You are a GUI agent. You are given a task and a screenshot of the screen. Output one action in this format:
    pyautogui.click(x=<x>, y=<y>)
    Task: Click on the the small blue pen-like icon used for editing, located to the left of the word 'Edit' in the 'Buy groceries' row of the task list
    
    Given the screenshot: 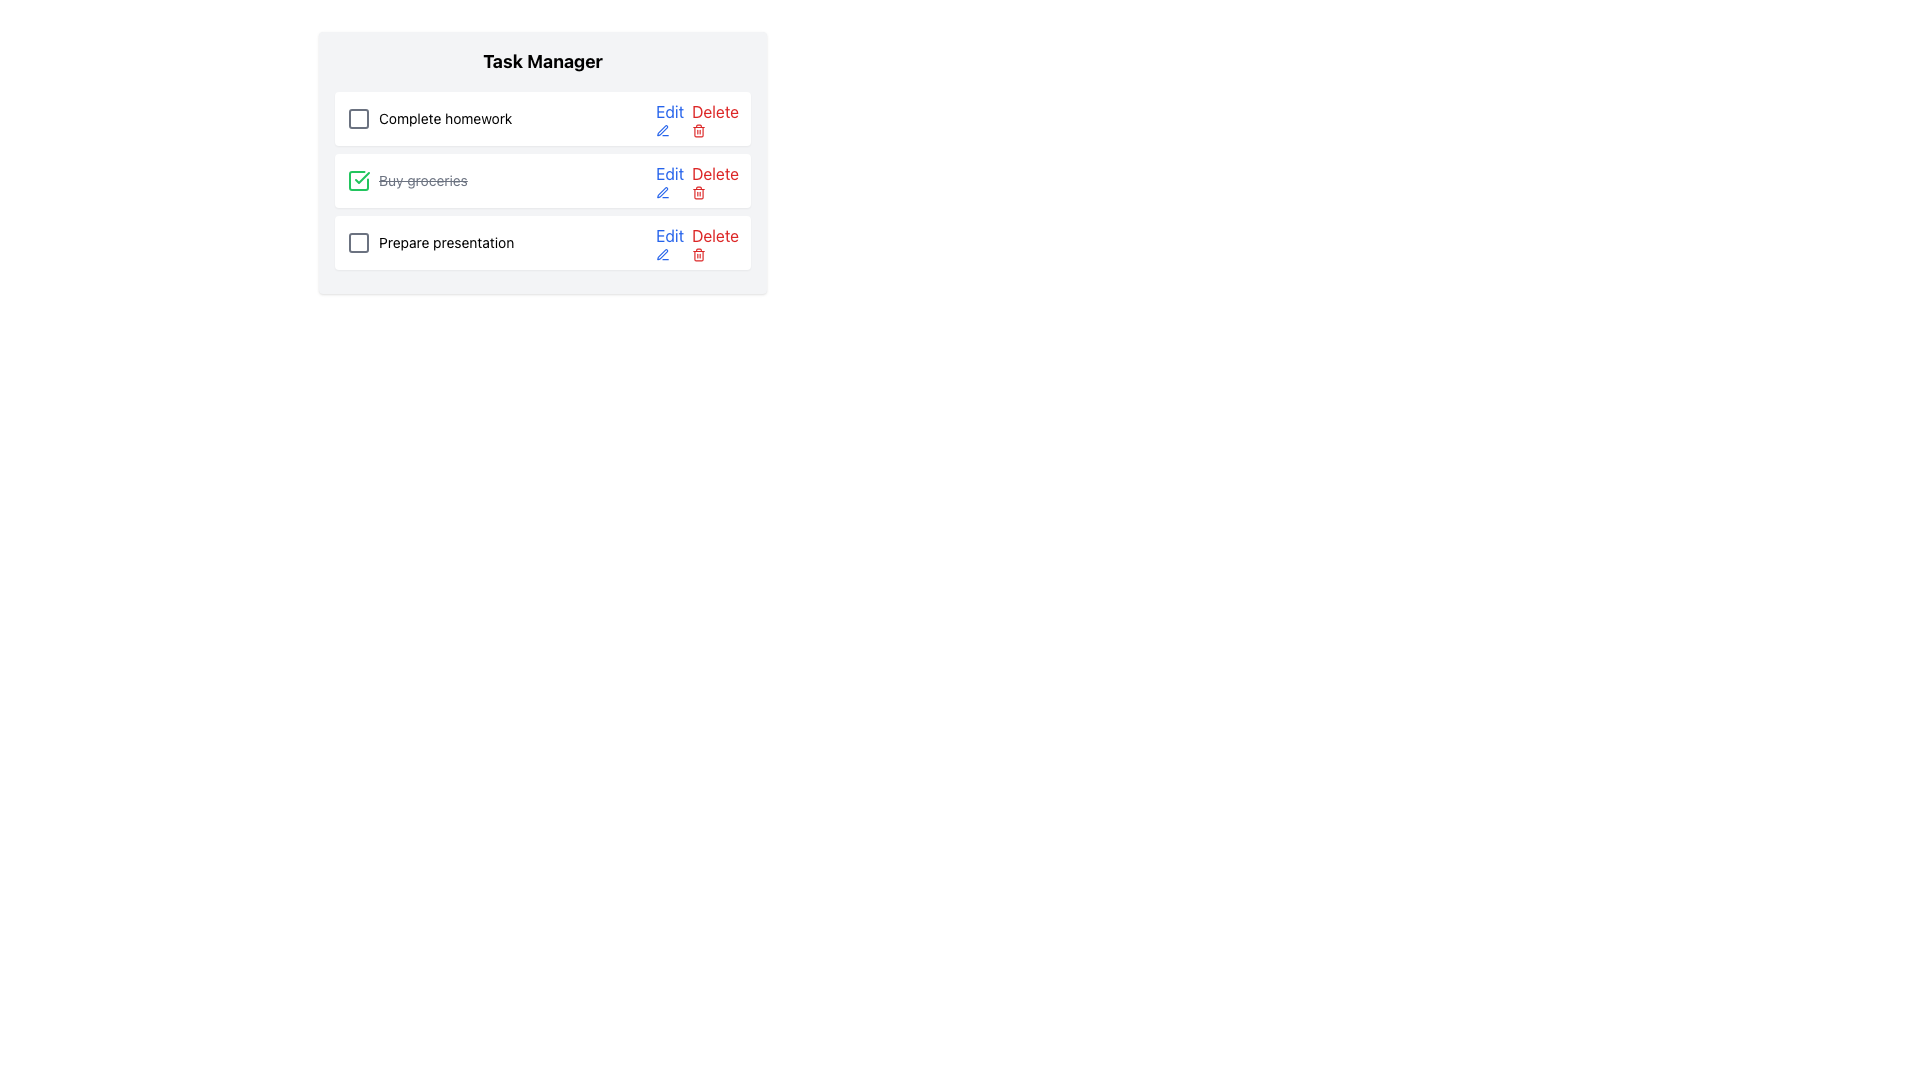 What is the action you would take?
    pyautogui.click(x=663, y=192)
    